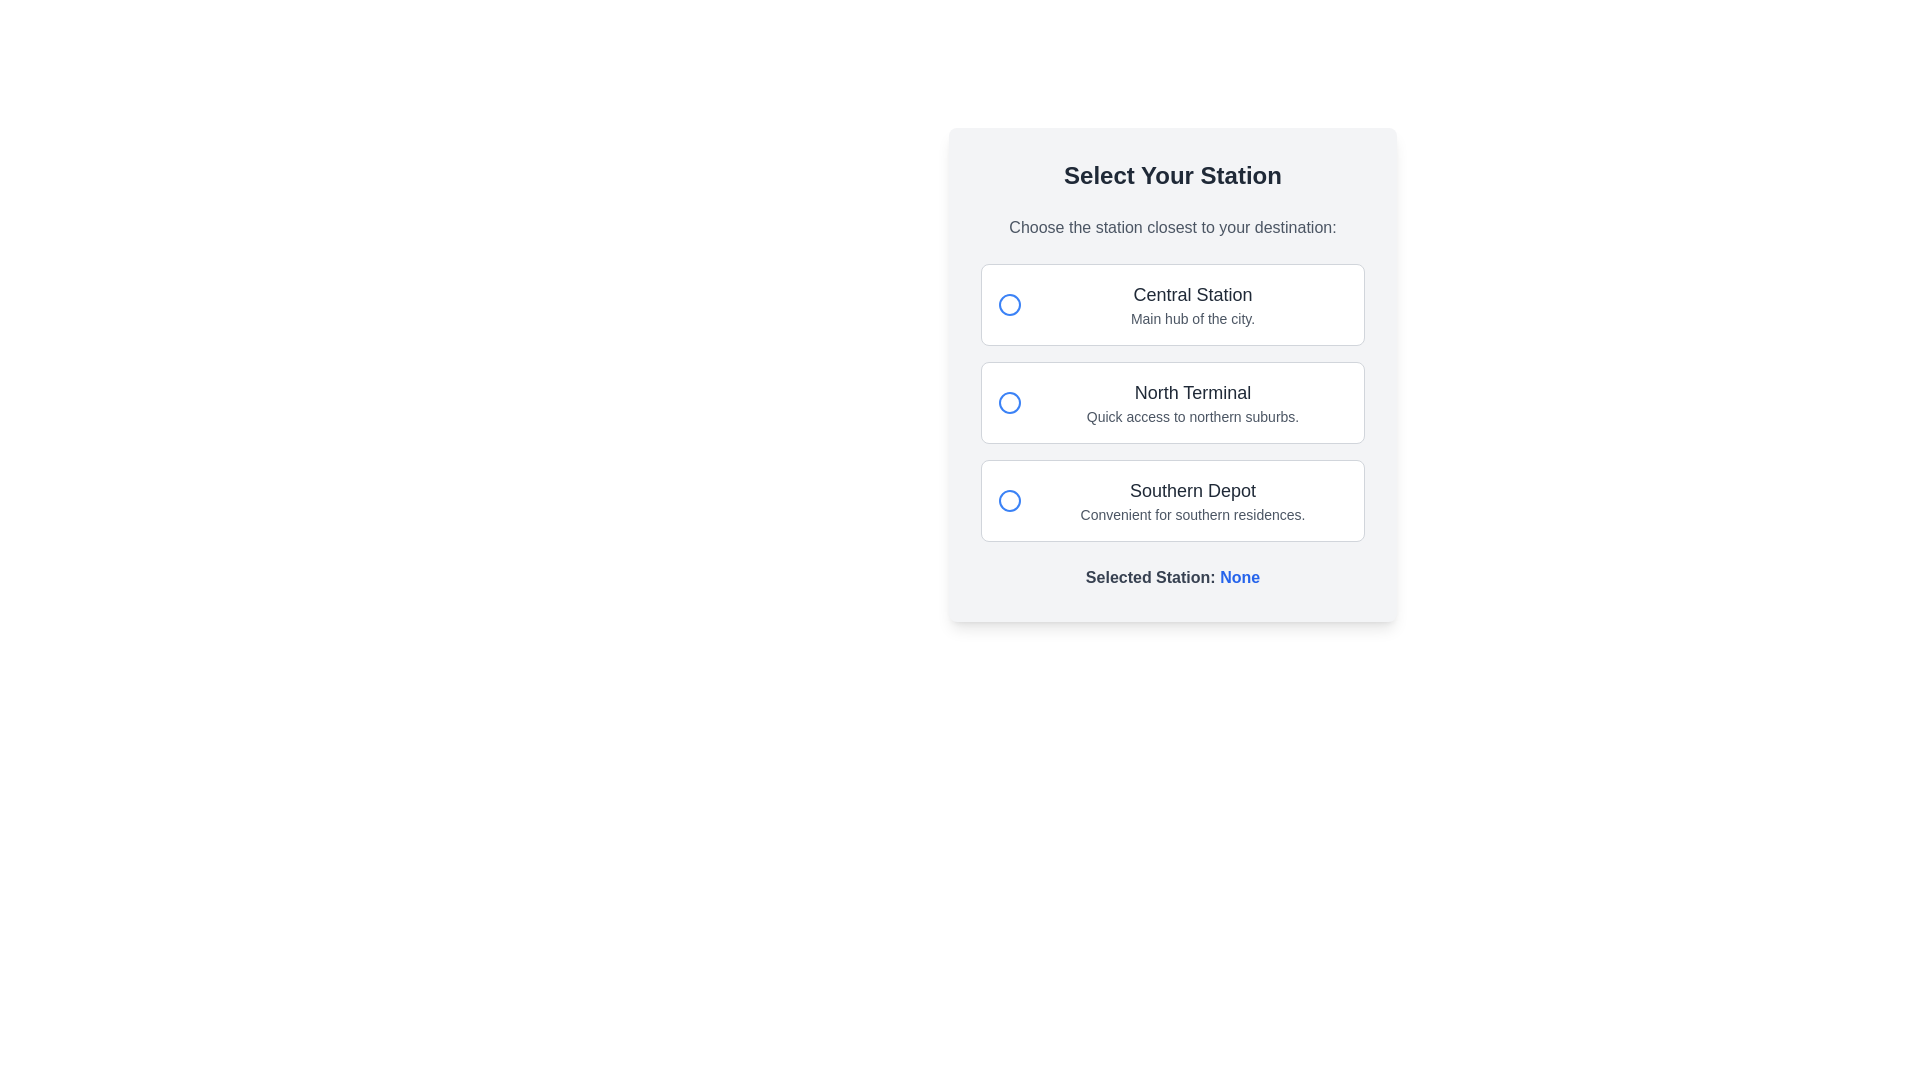 The width and height of the screenshot is (1920, 1080). What do you see at coordinates (1009, 500) in the screenshot?
I see `the radio button` at bounding box center [1009, 500].